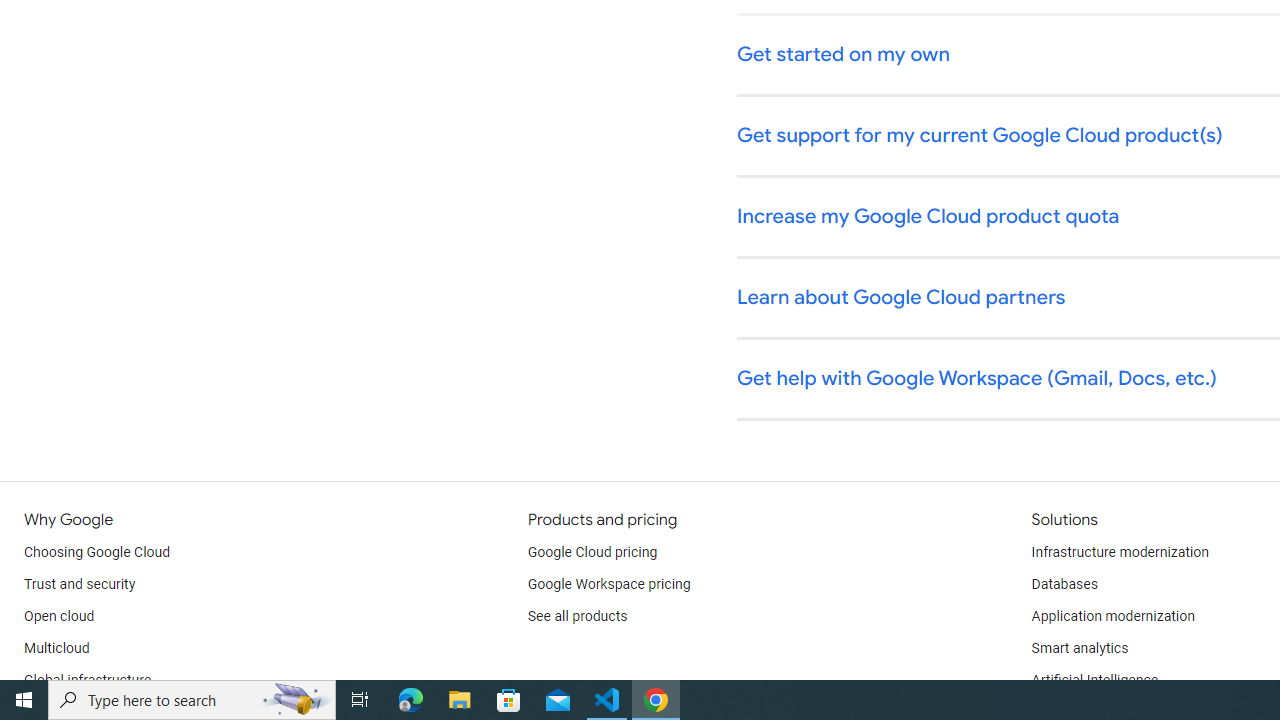 This screenshot has width=1280, height=720. What do you see at coordinates (608, 585) in the screenshot?
I see `'Google Workspace pricing'` at bounding box center [608, 585].